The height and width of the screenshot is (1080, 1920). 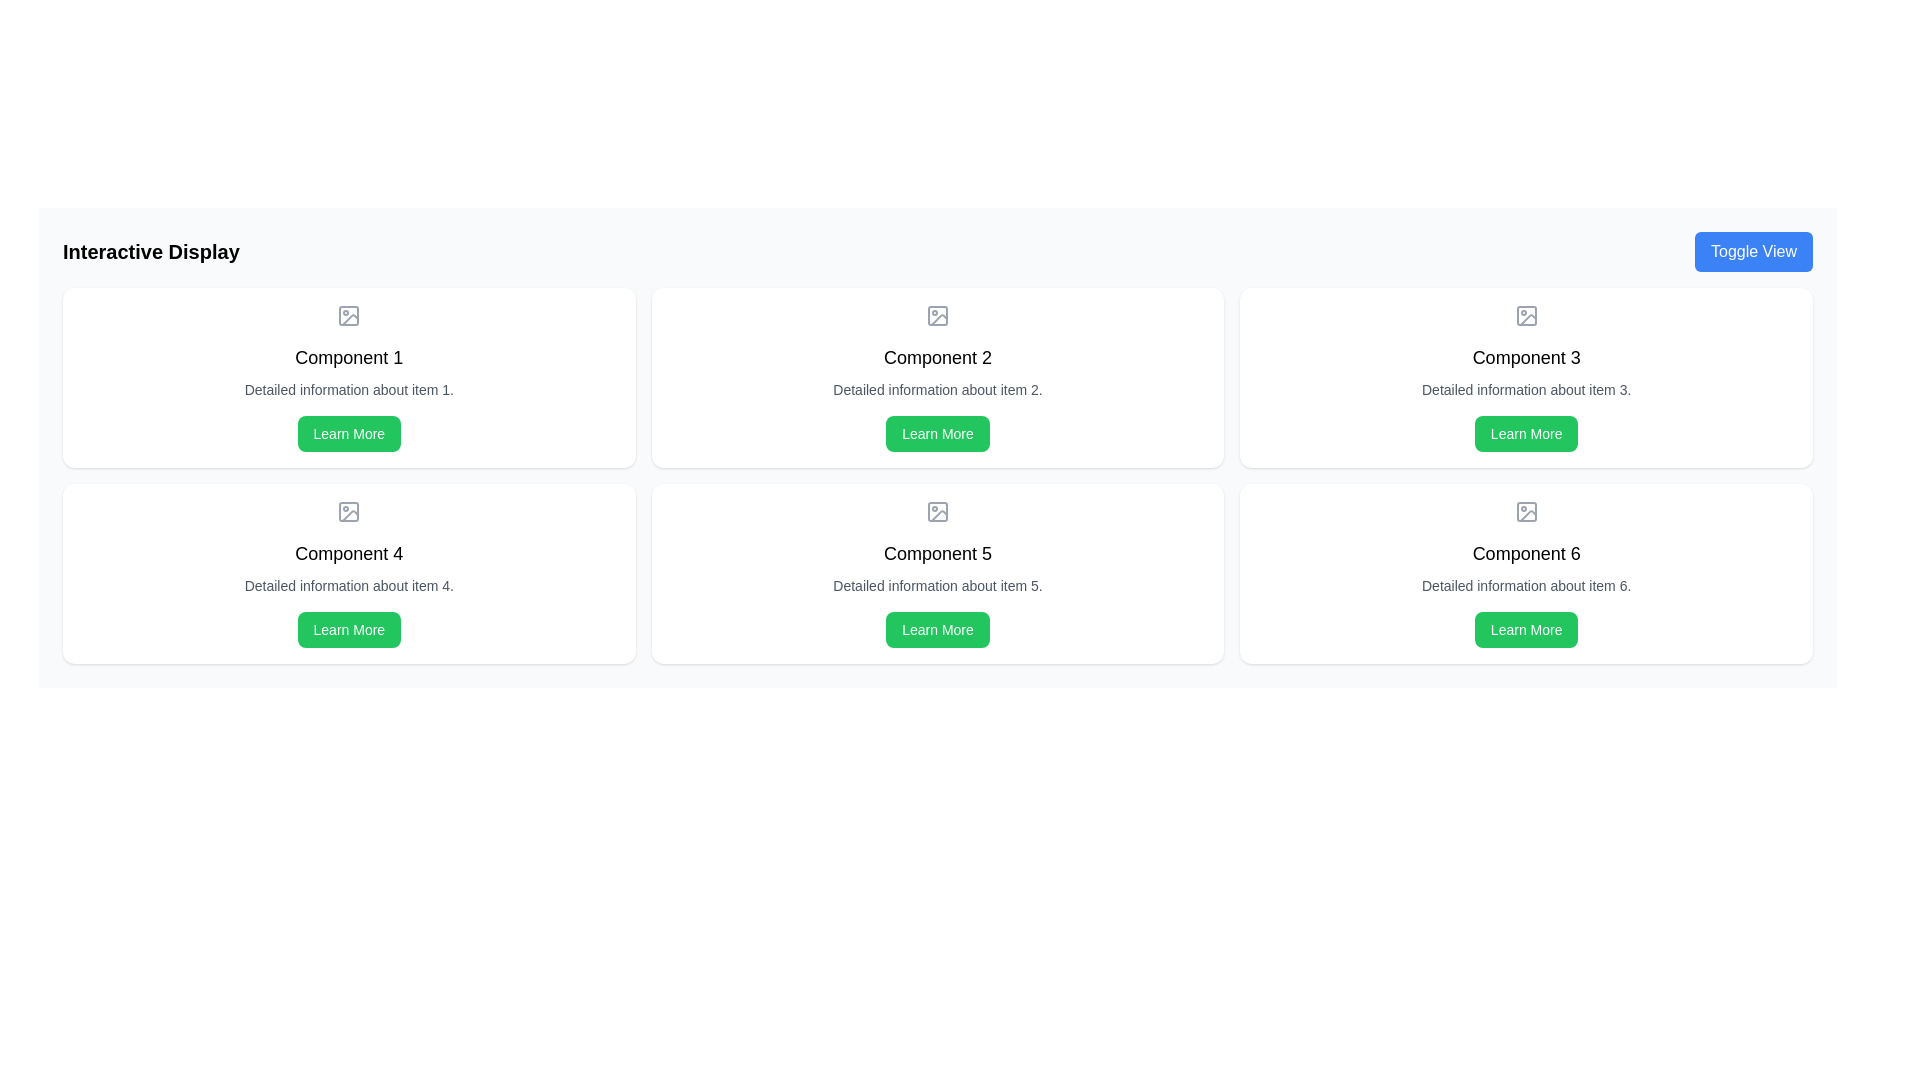 What do you see at coordinates (936, 511) in the screenshot?
I see `the image placeholder icon located in the middle row, second column of the grid layout within 'Component 5'` at bounding box center [936, 511].